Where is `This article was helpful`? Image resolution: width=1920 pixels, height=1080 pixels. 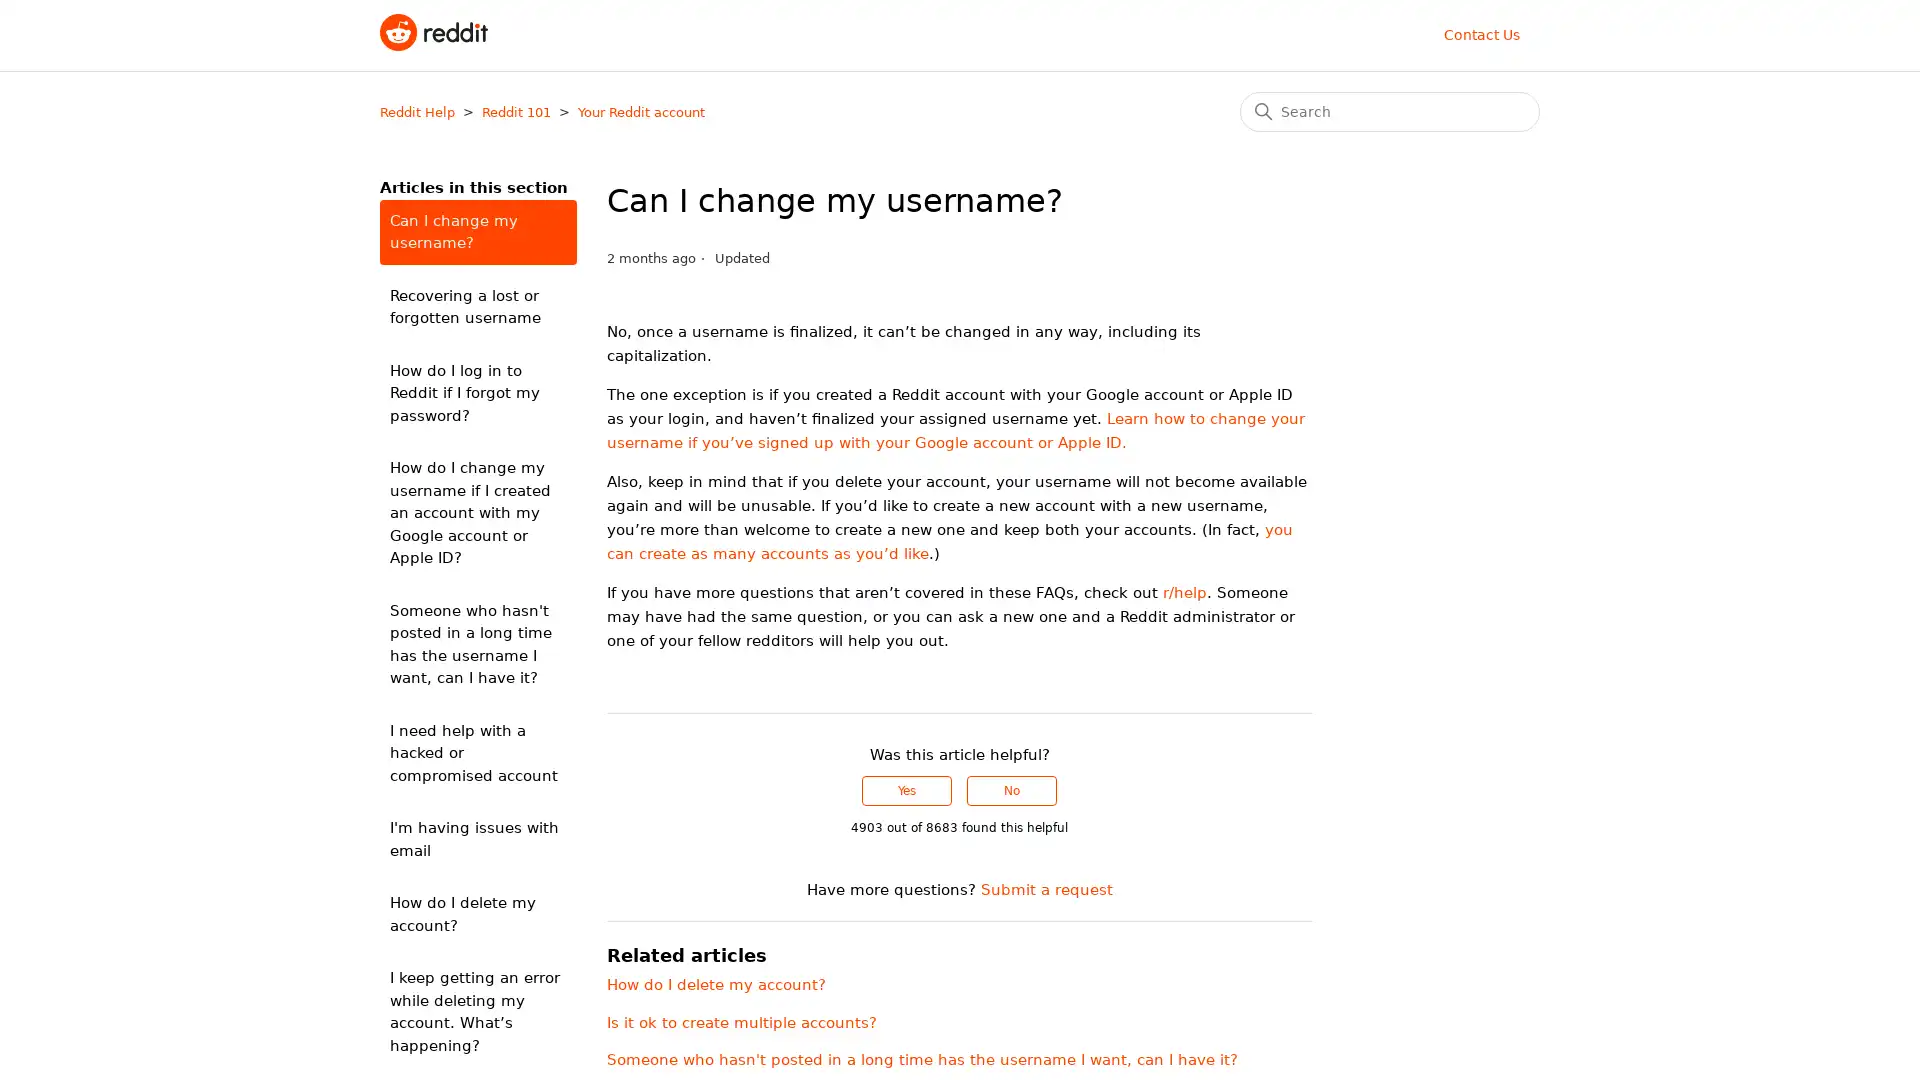 This article was helpful is located at coordinates (906, 789).